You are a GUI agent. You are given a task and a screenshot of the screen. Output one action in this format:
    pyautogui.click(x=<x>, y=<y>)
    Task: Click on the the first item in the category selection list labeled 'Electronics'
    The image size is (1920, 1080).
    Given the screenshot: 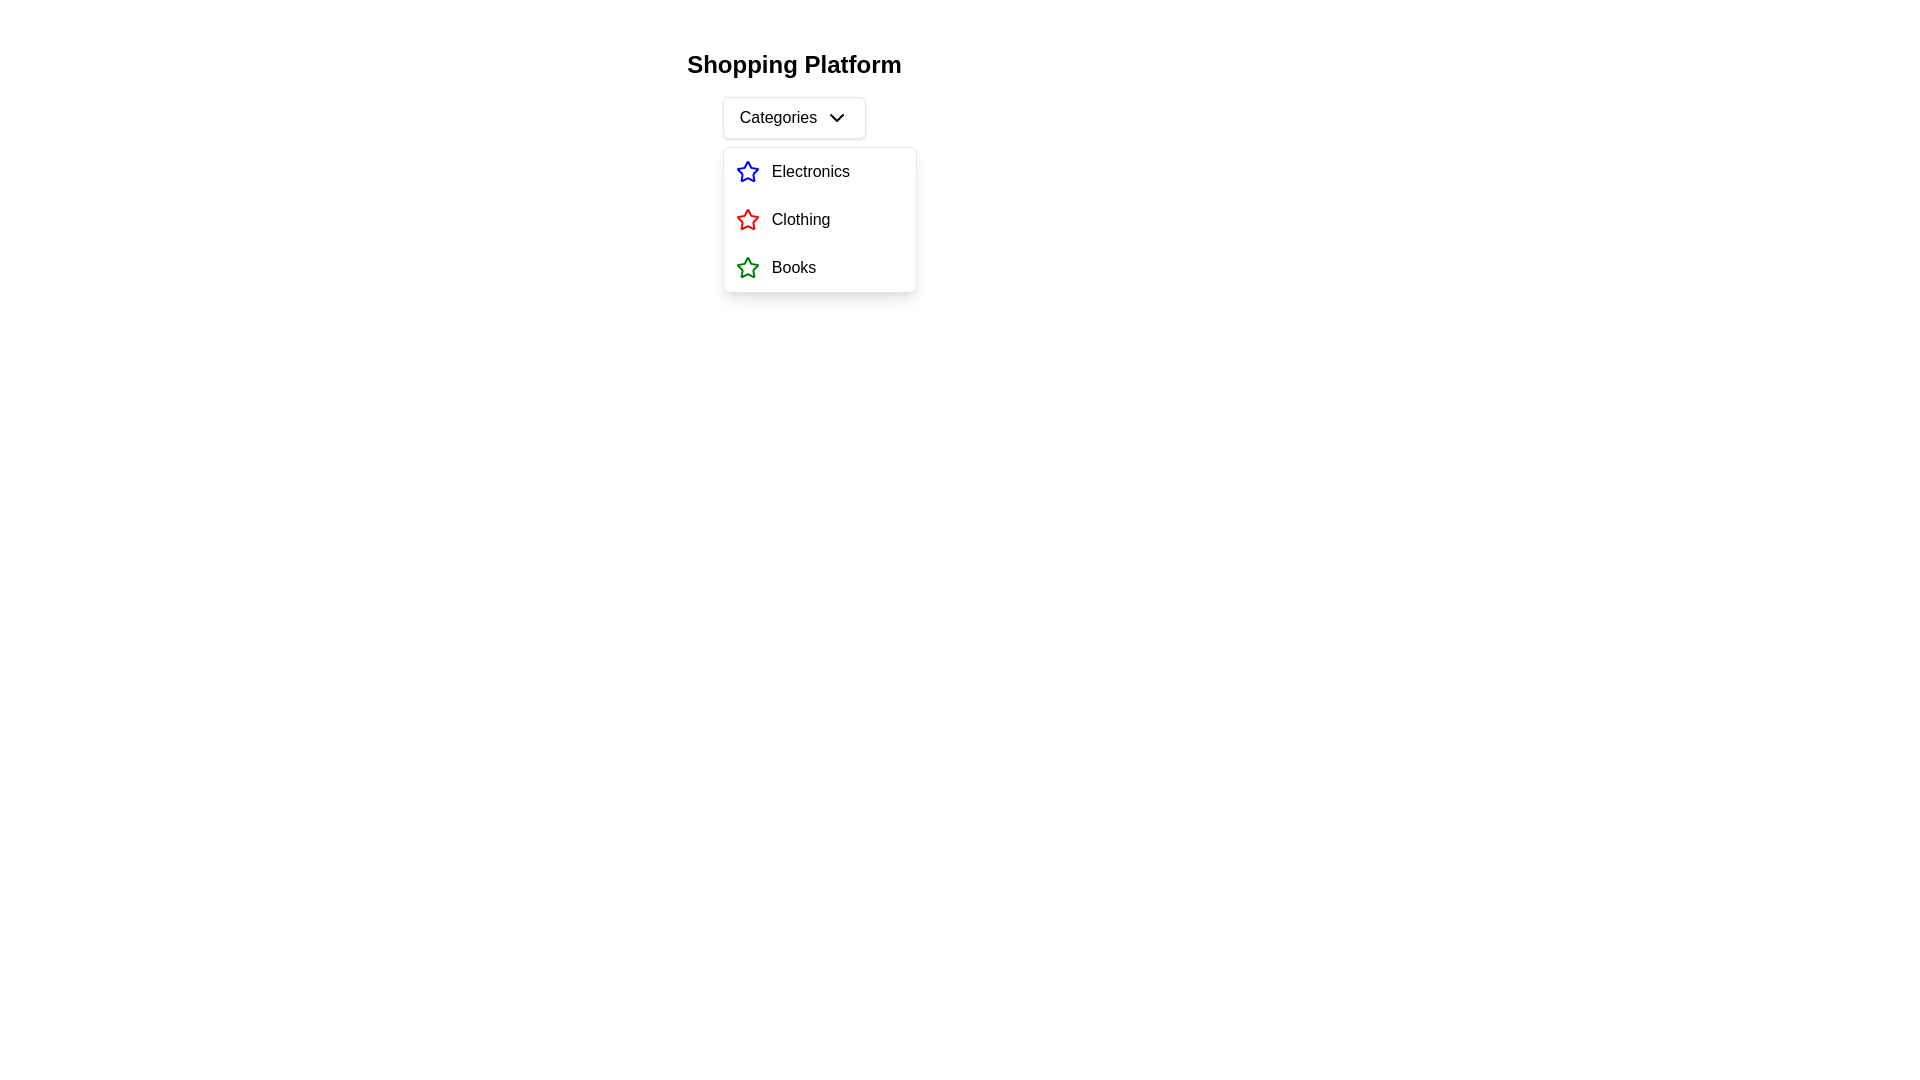 What is the action you would take?
    pyautogui.click(x=819, y=171)
    